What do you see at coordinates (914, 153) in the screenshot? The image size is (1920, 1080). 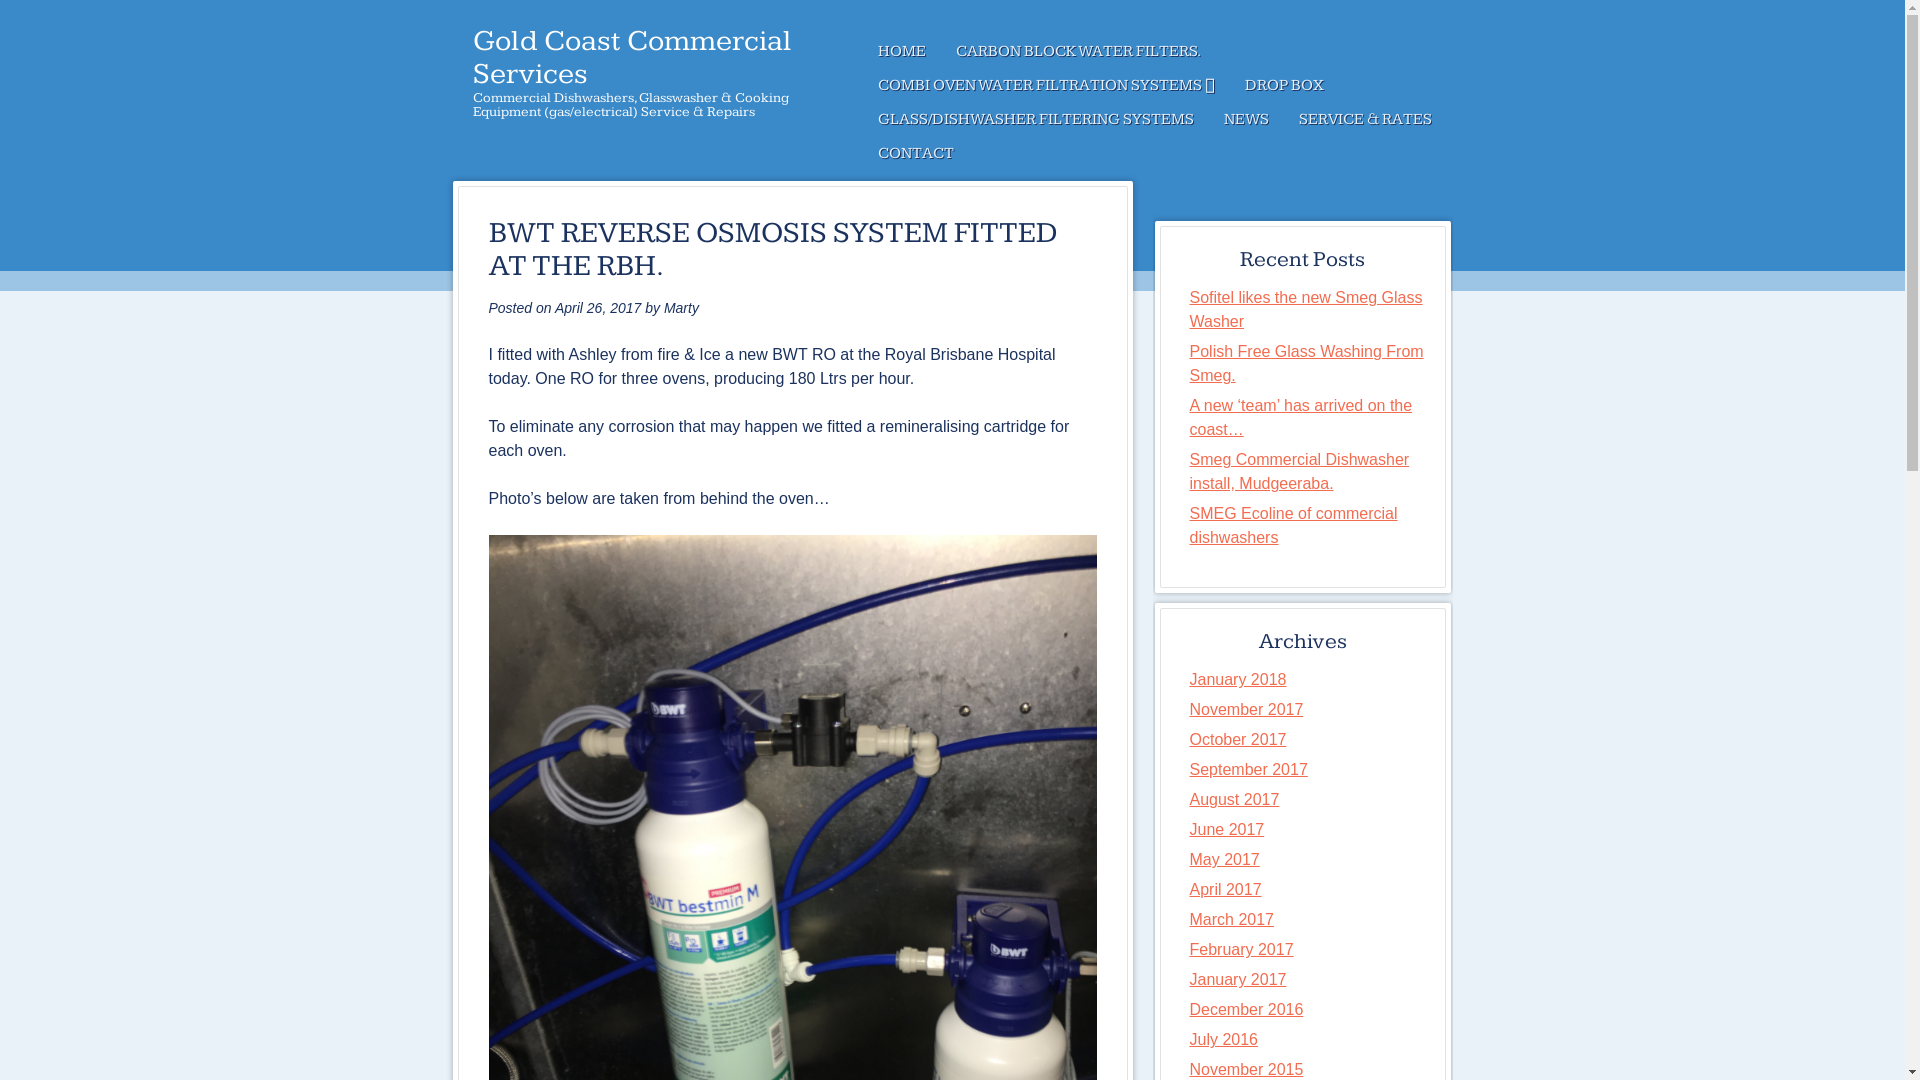 I see `'CONTACT'` at bounding box center [914, 153].